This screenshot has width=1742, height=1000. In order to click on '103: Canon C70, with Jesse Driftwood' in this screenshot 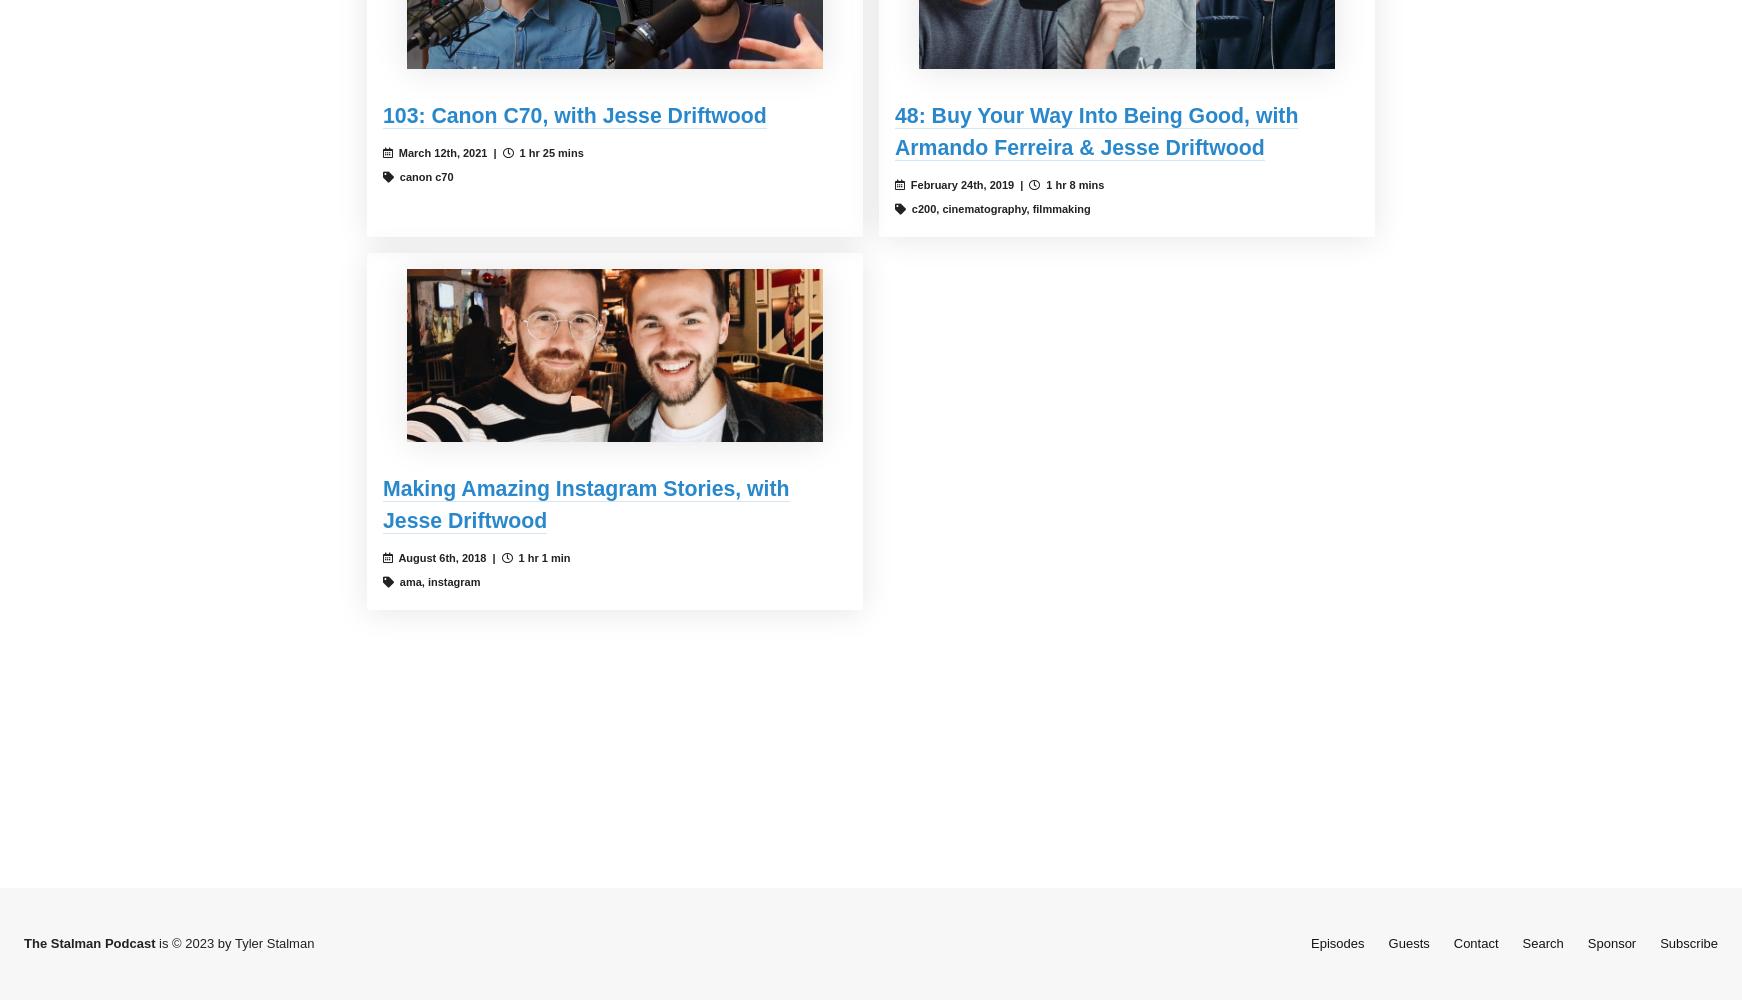, I will do `click(574, 115)`.